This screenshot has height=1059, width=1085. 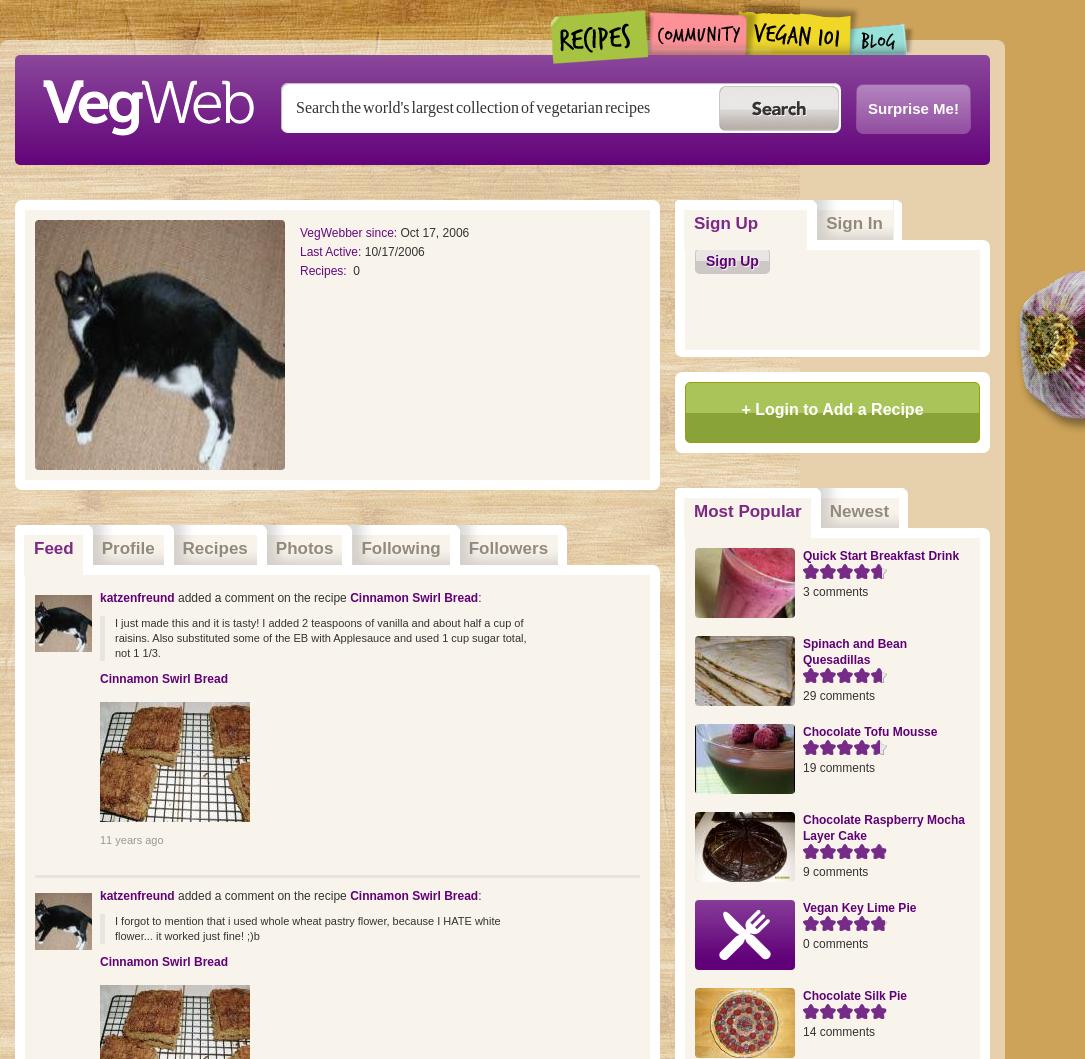 I want to click on 'Following', so click(x=399, y=547).